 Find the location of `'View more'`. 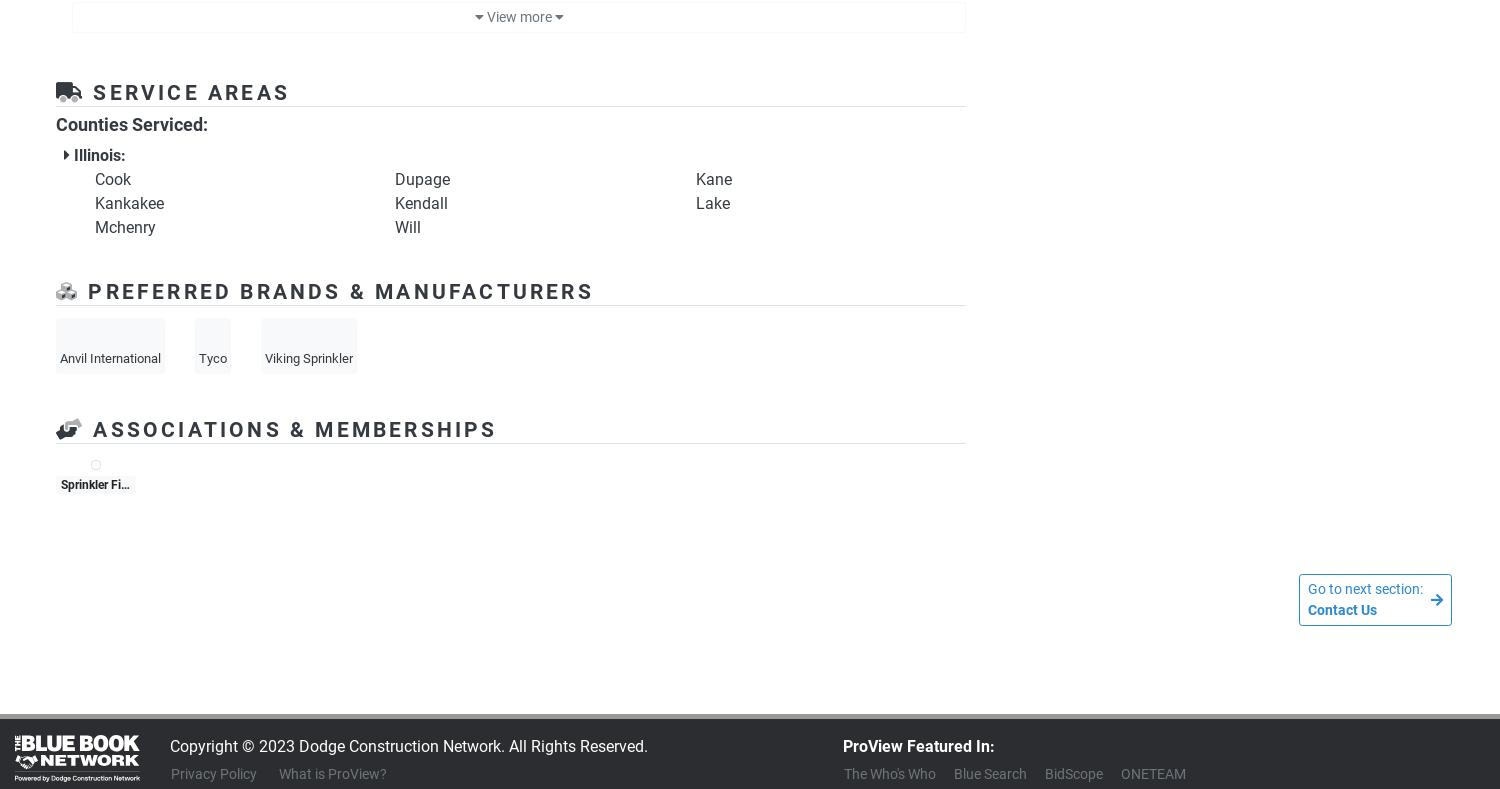

'View more' is located at coordinates (518, 15).